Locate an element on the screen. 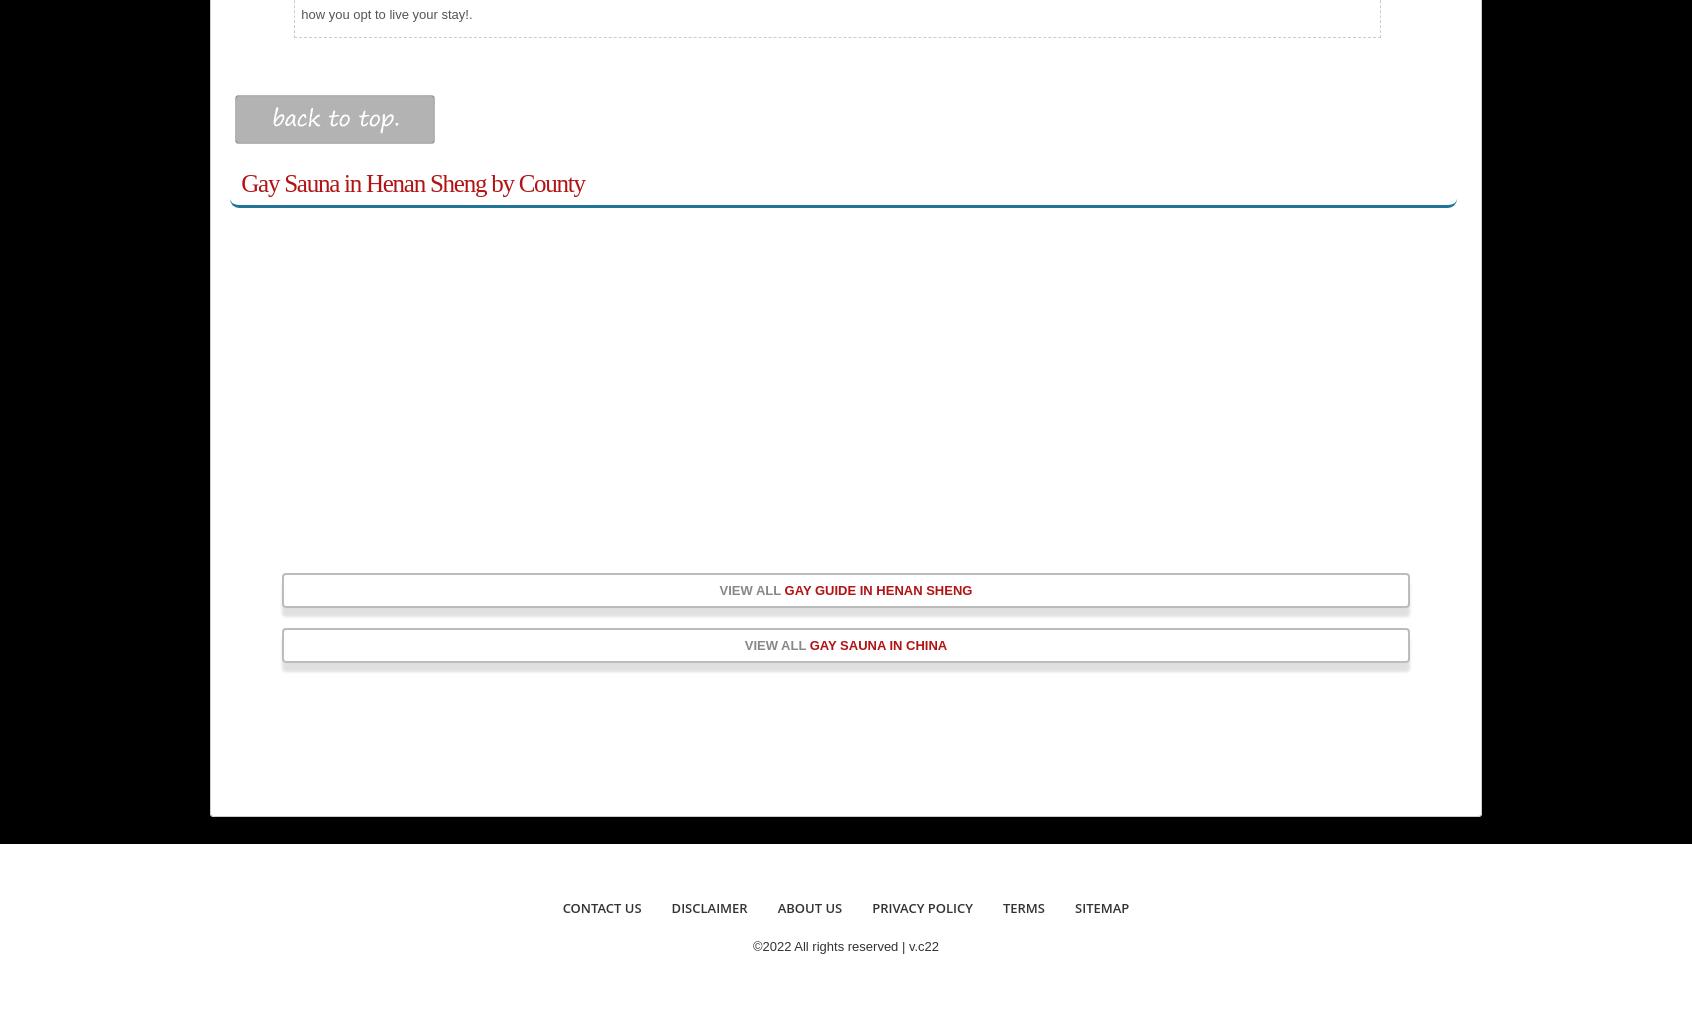  'Gay Sauna in Henan Sheng by County' is located at coordinates (412, 182).